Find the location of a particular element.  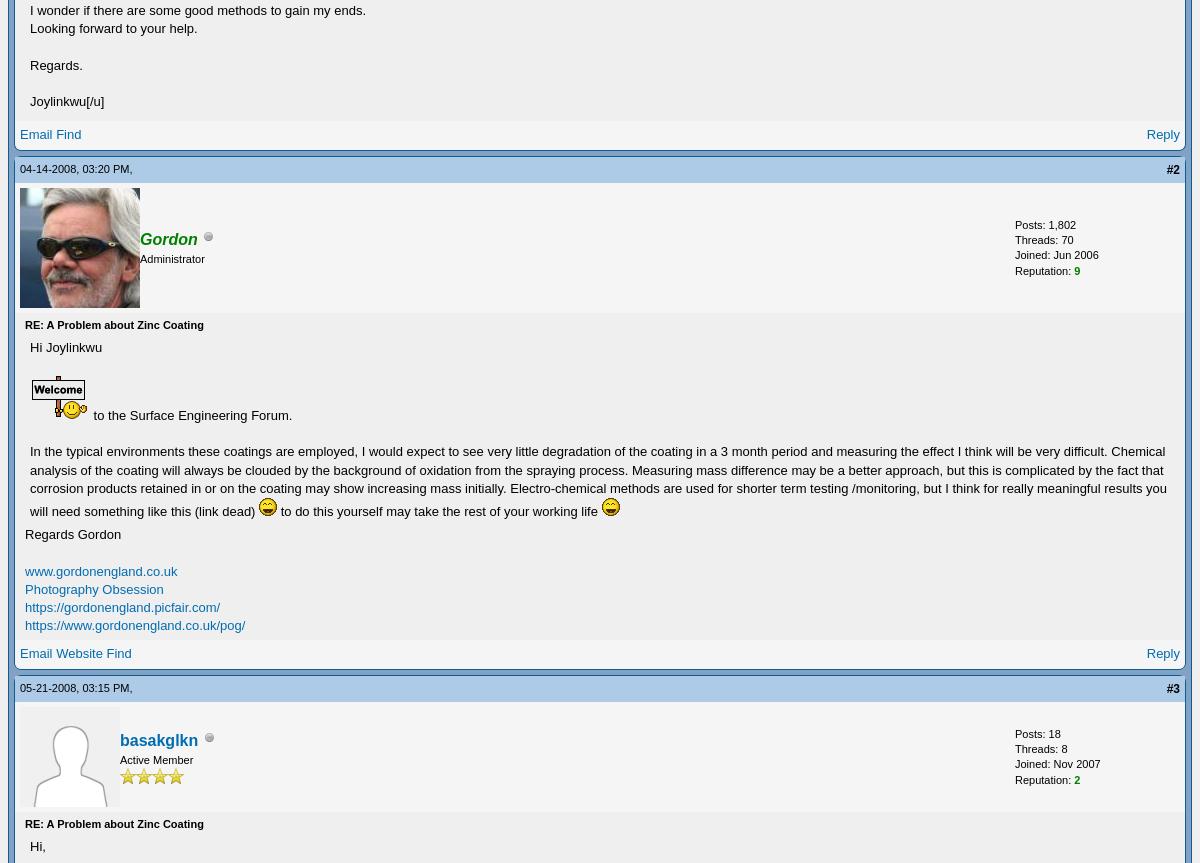

'Photography Obsession' is located at coordinates (24, 588).